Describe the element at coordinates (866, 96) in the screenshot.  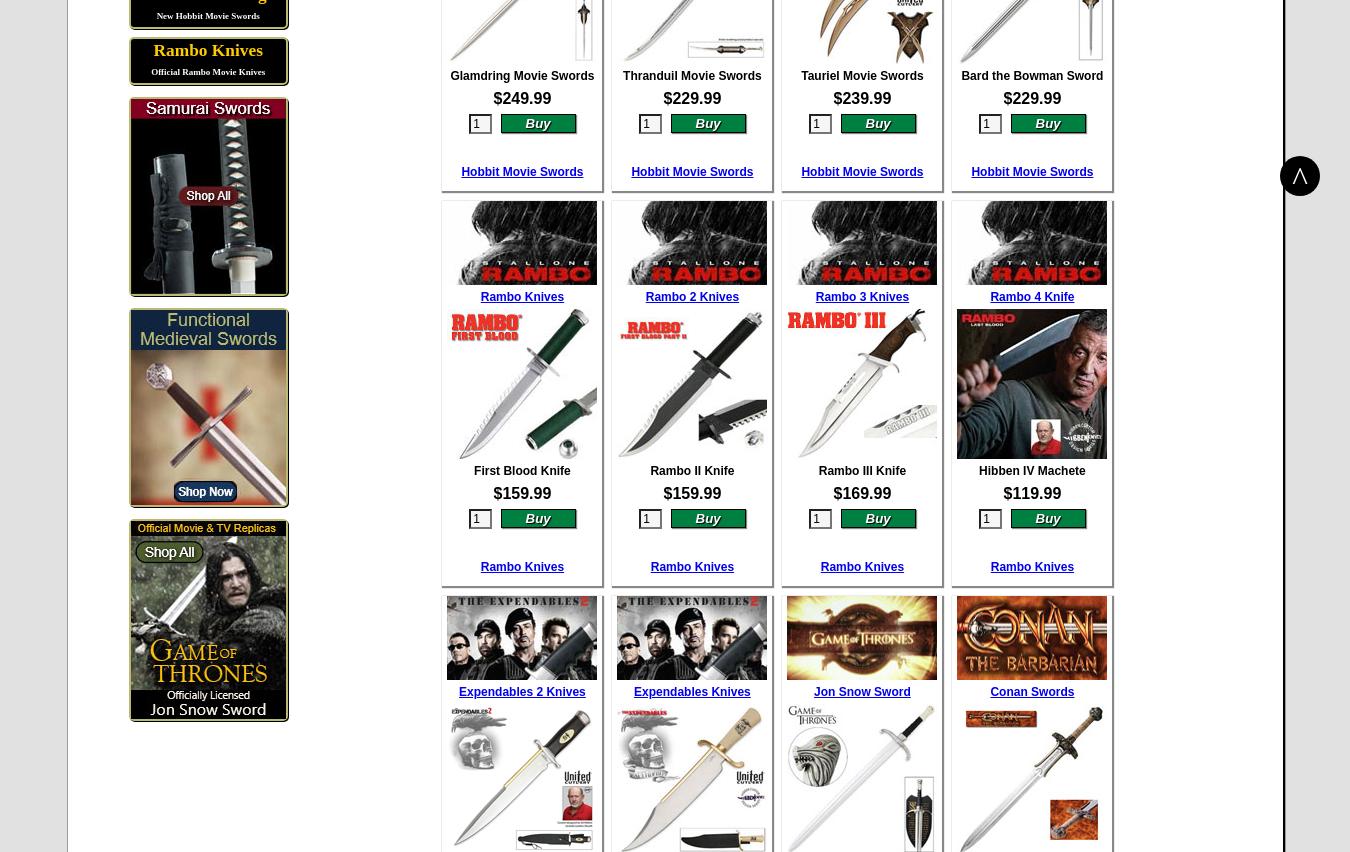
I see `'239.99'` at that location.